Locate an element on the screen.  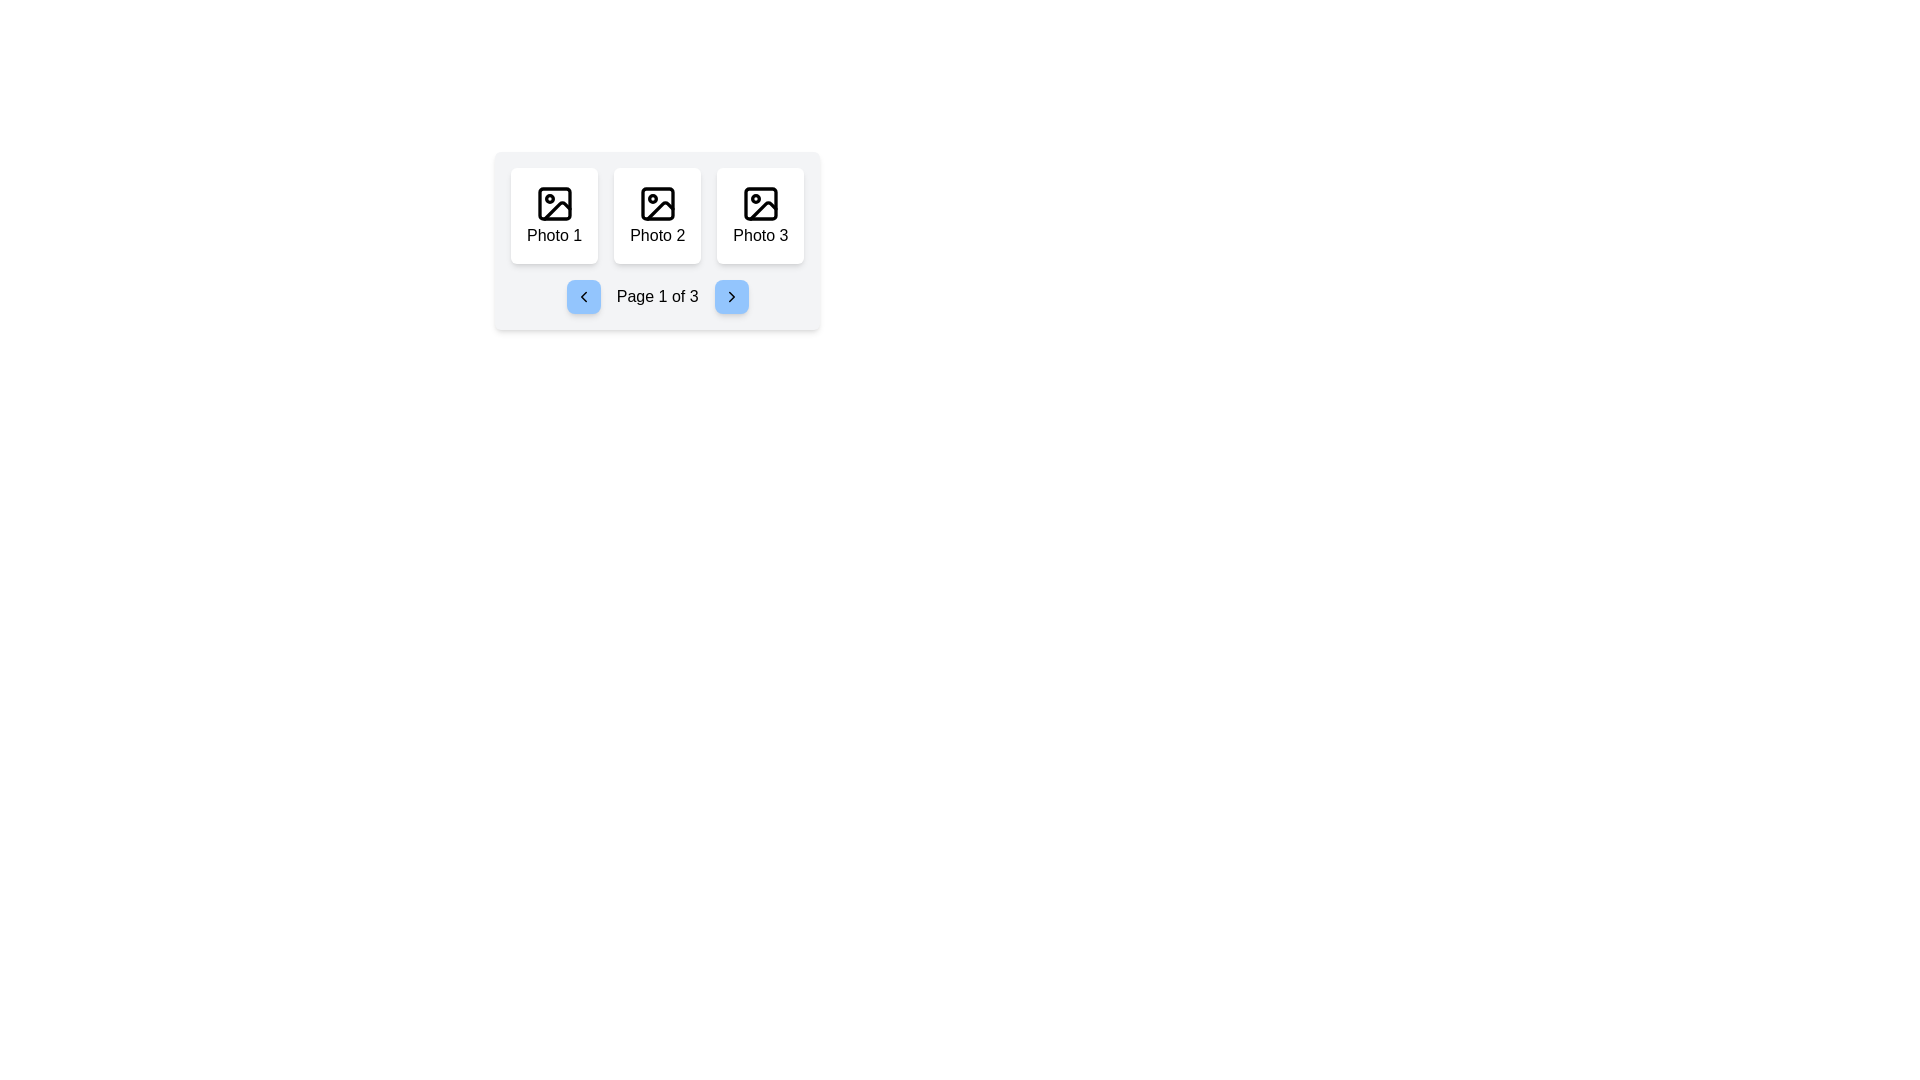
the navigation button that moves to the previous page, located to the left of the text 'Page 1 of 3' is located at coordinates (582, 297).